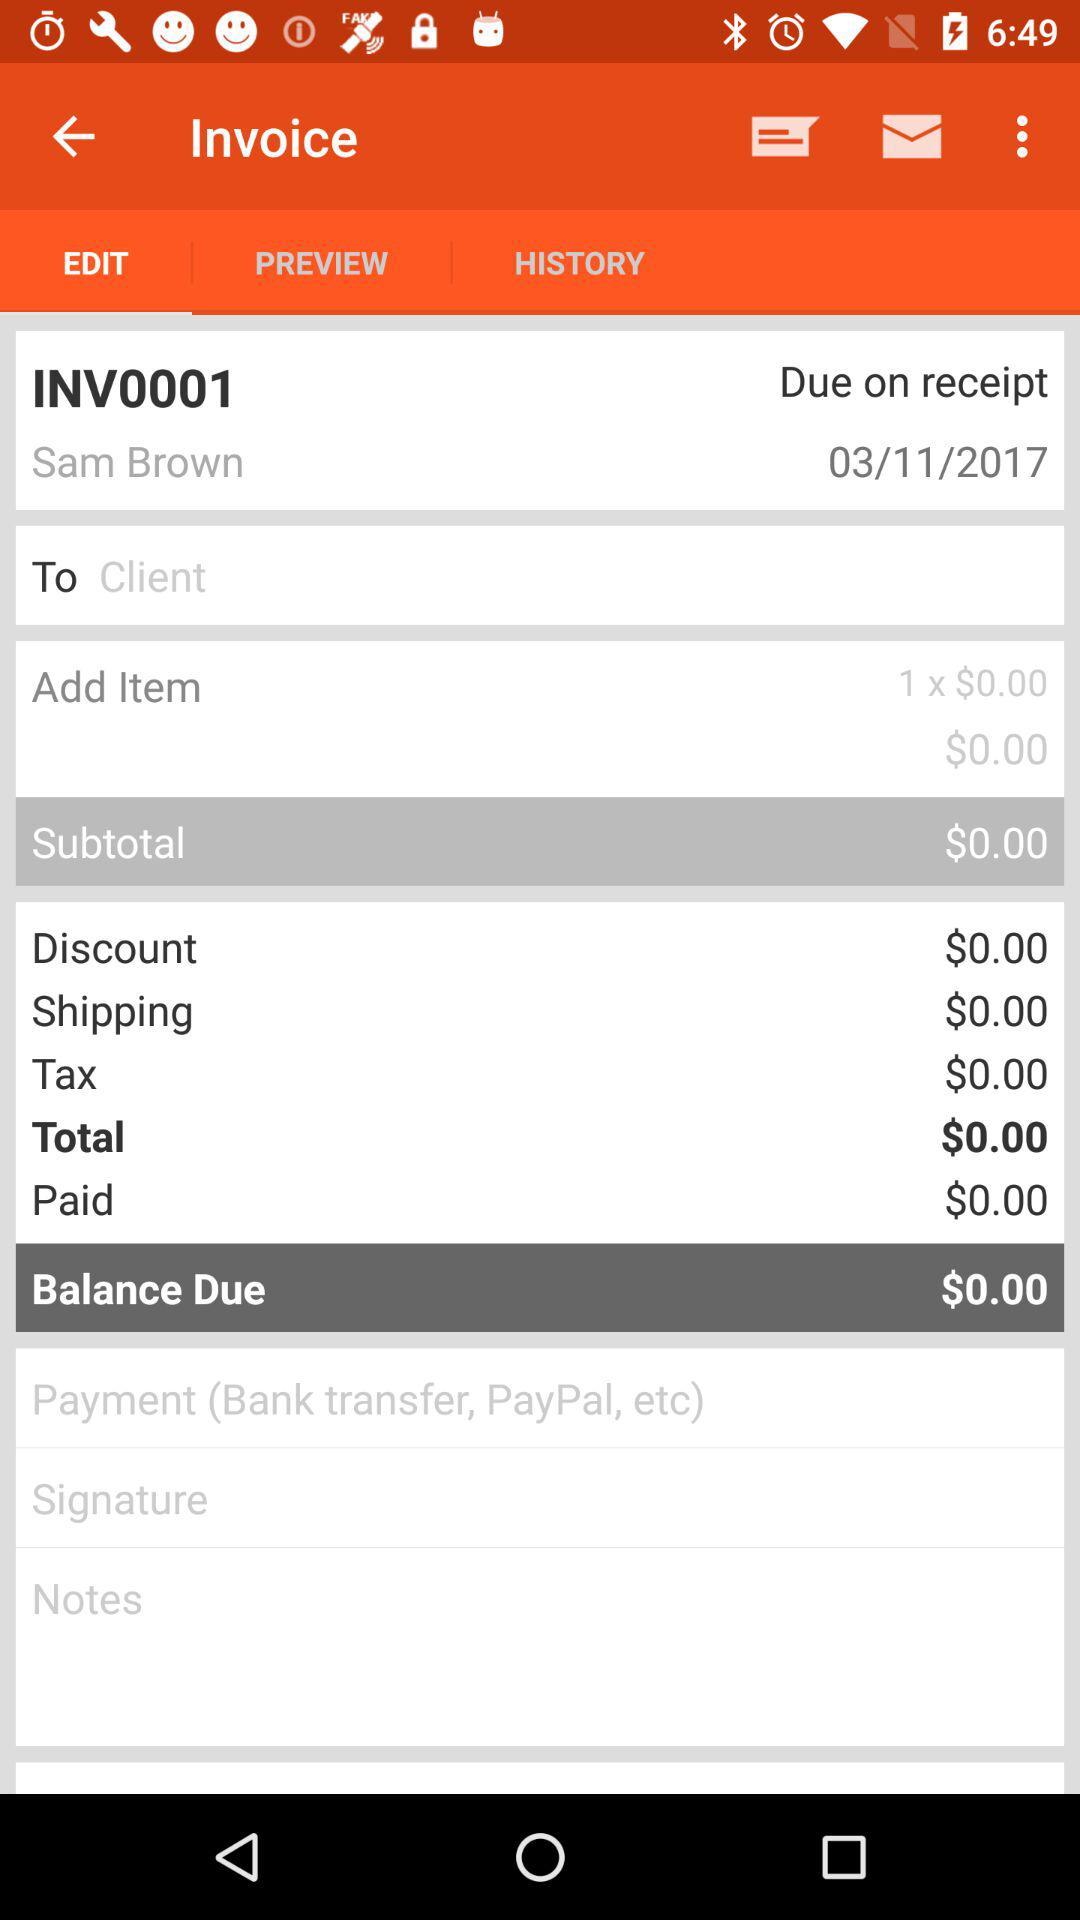  I want to click on notes, so click(540, 1646).